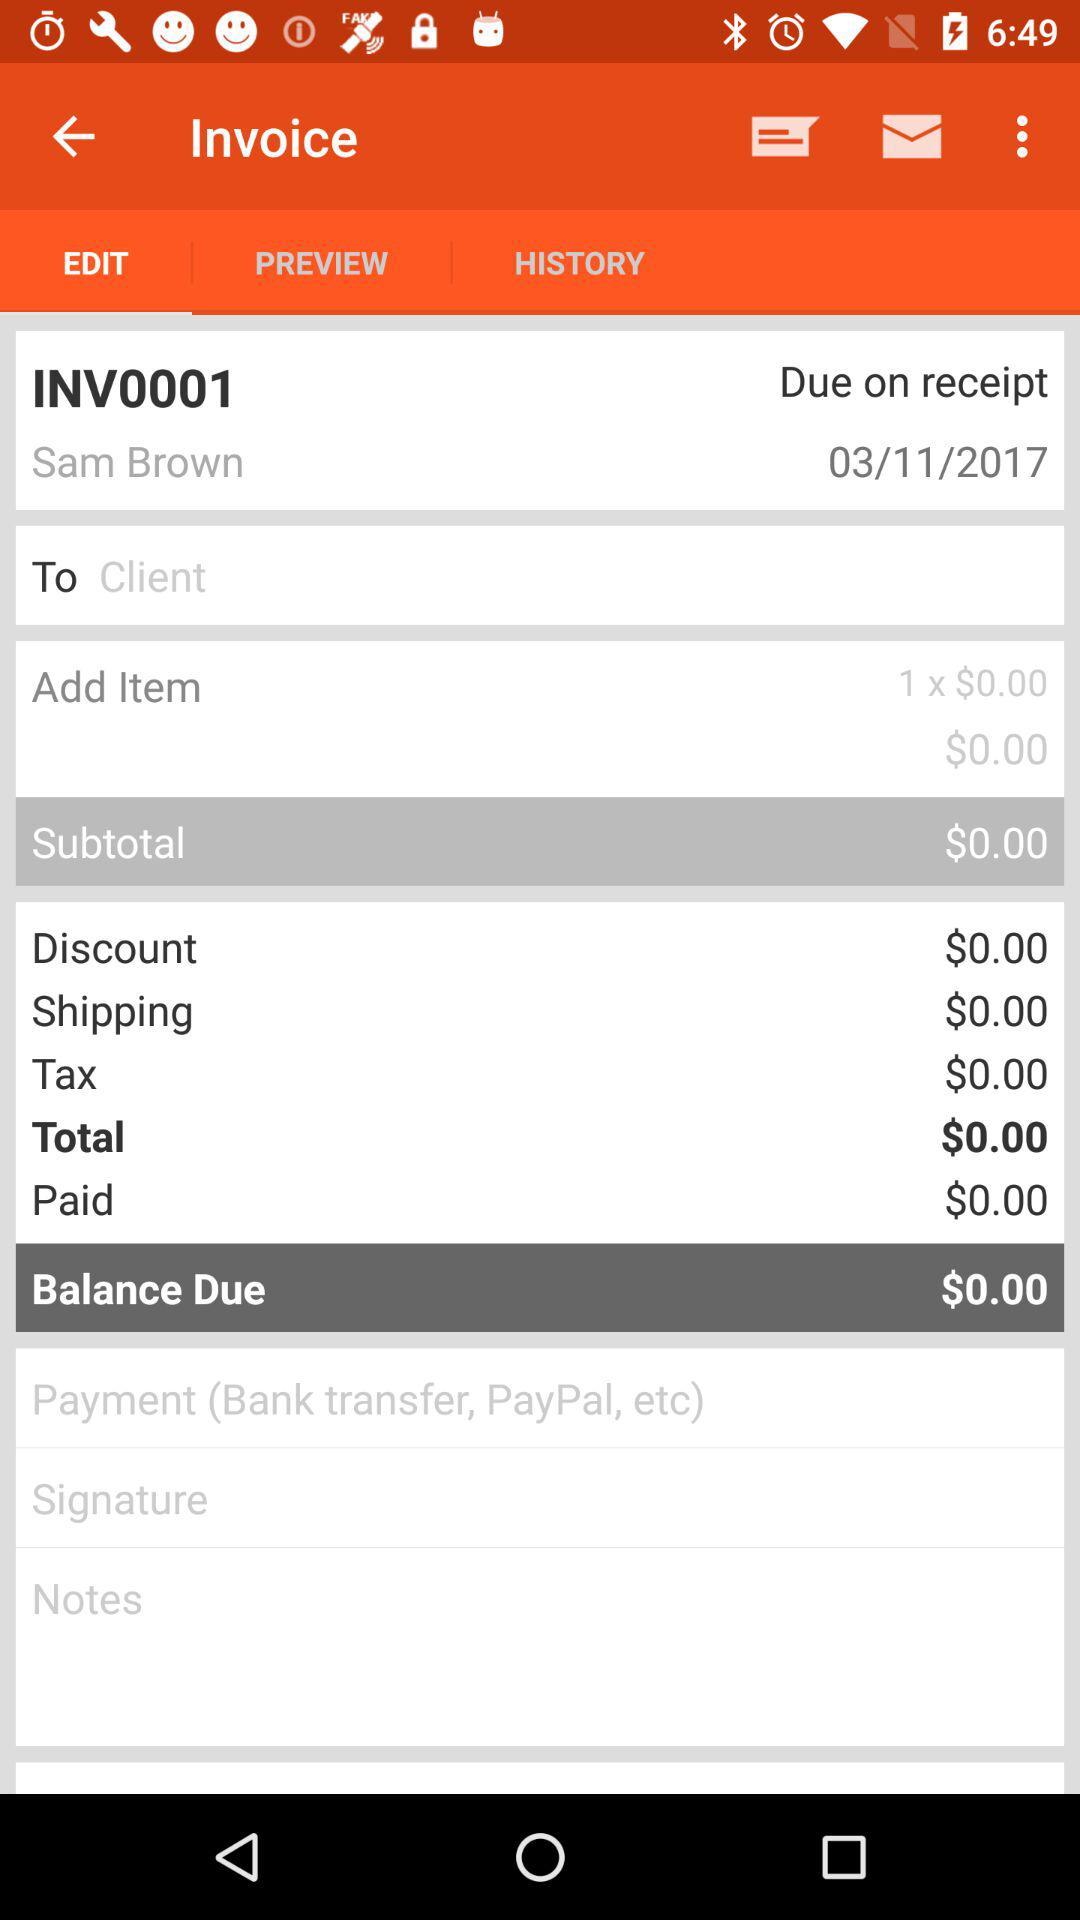  I want to click on notes, so click(540, 1646).